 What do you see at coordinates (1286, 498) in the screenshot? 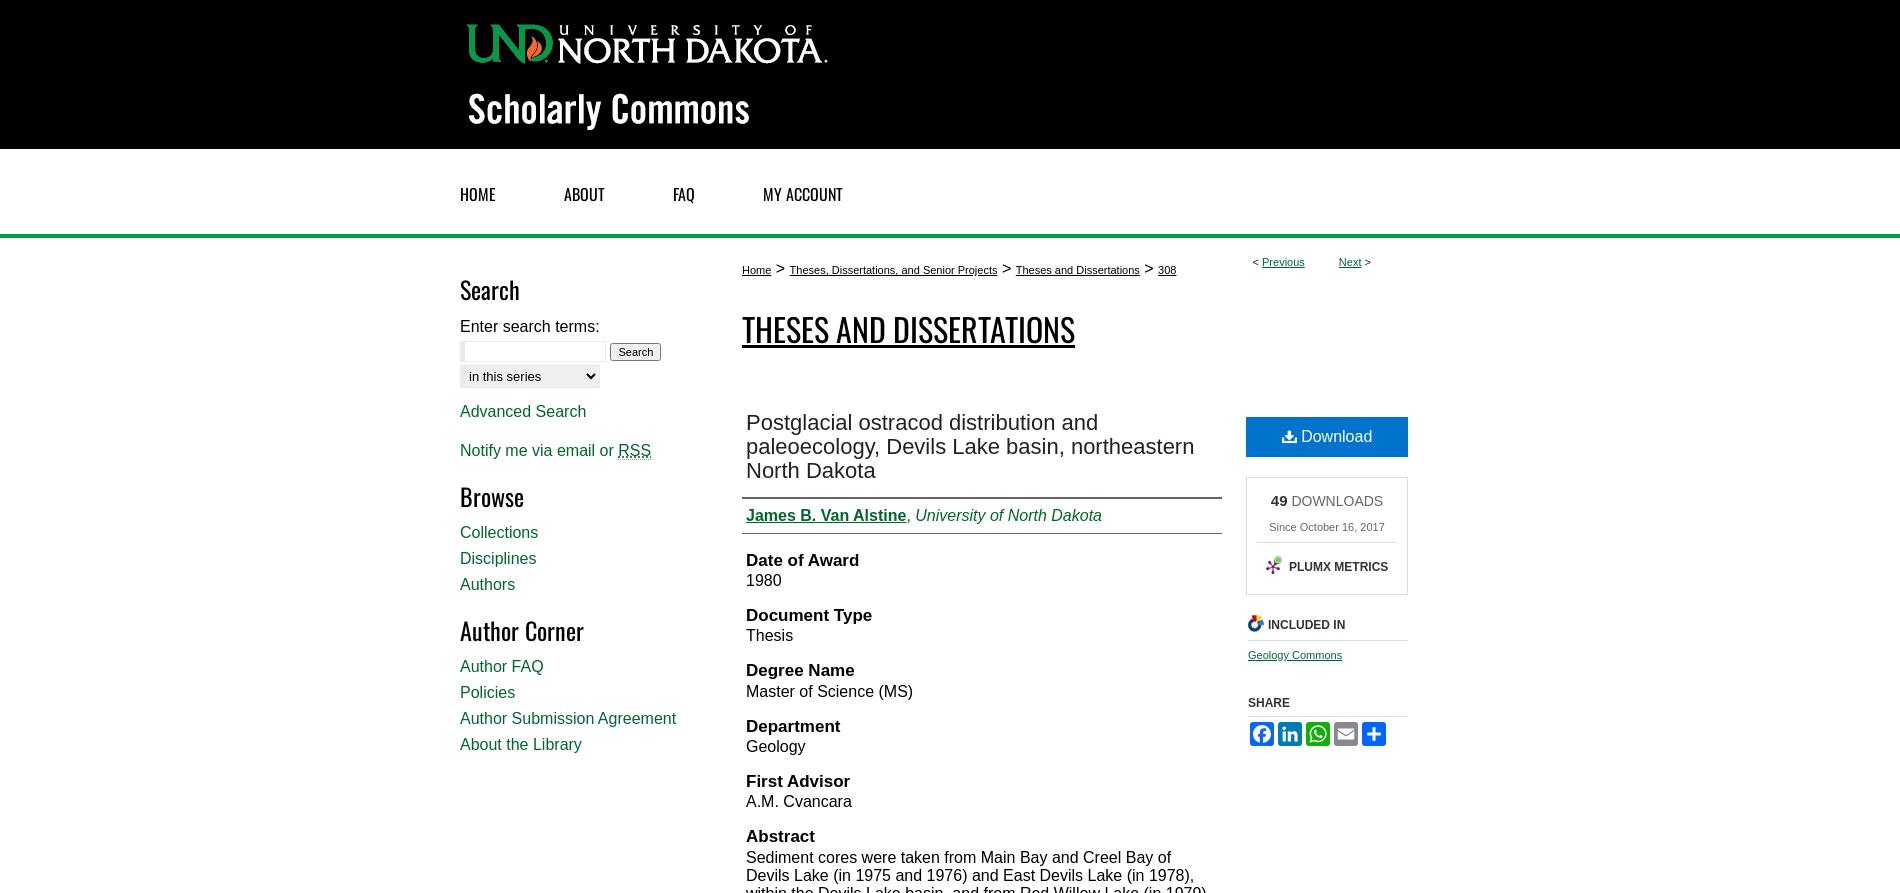
I see `'DOWNLOADS'` at bounding box center [1286, 498].